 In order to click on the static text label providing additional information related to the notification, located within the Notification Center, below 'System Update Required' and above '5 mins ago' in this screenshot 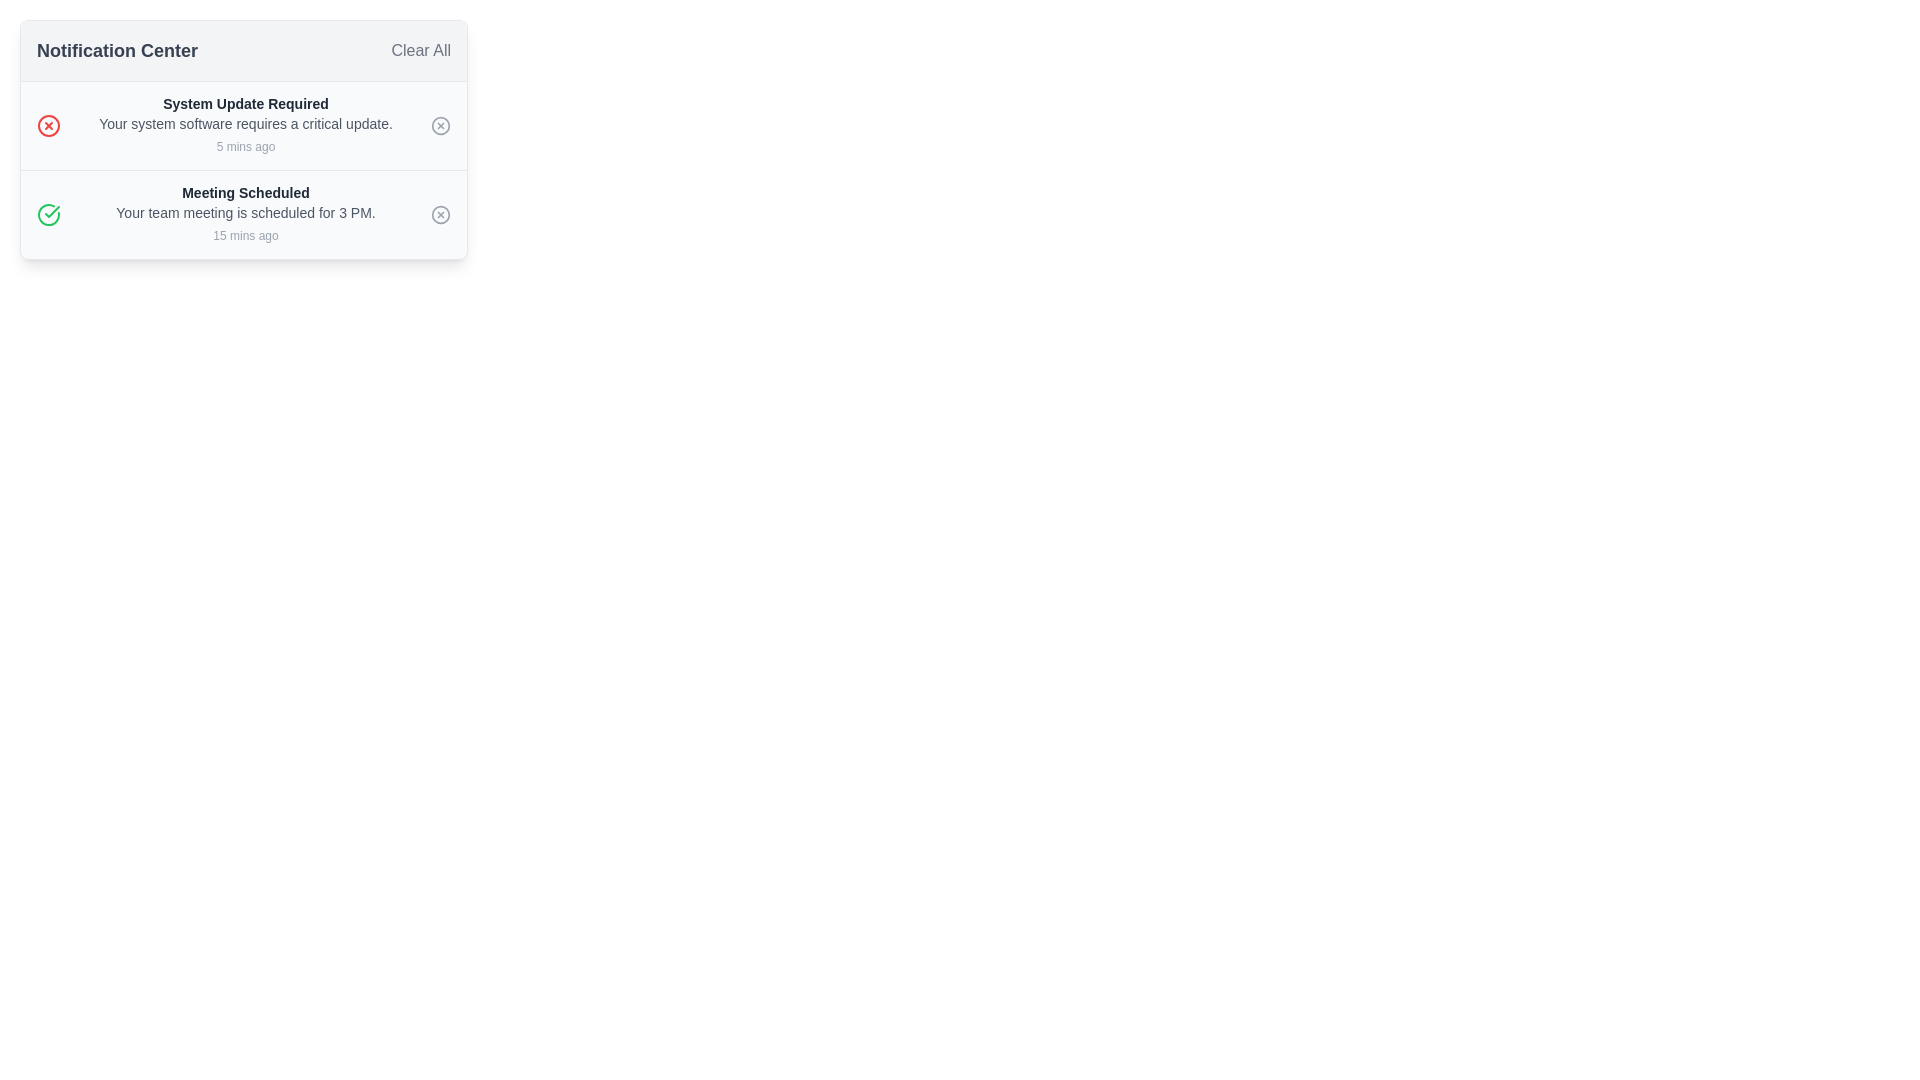, I will do `click(244, 123)`.